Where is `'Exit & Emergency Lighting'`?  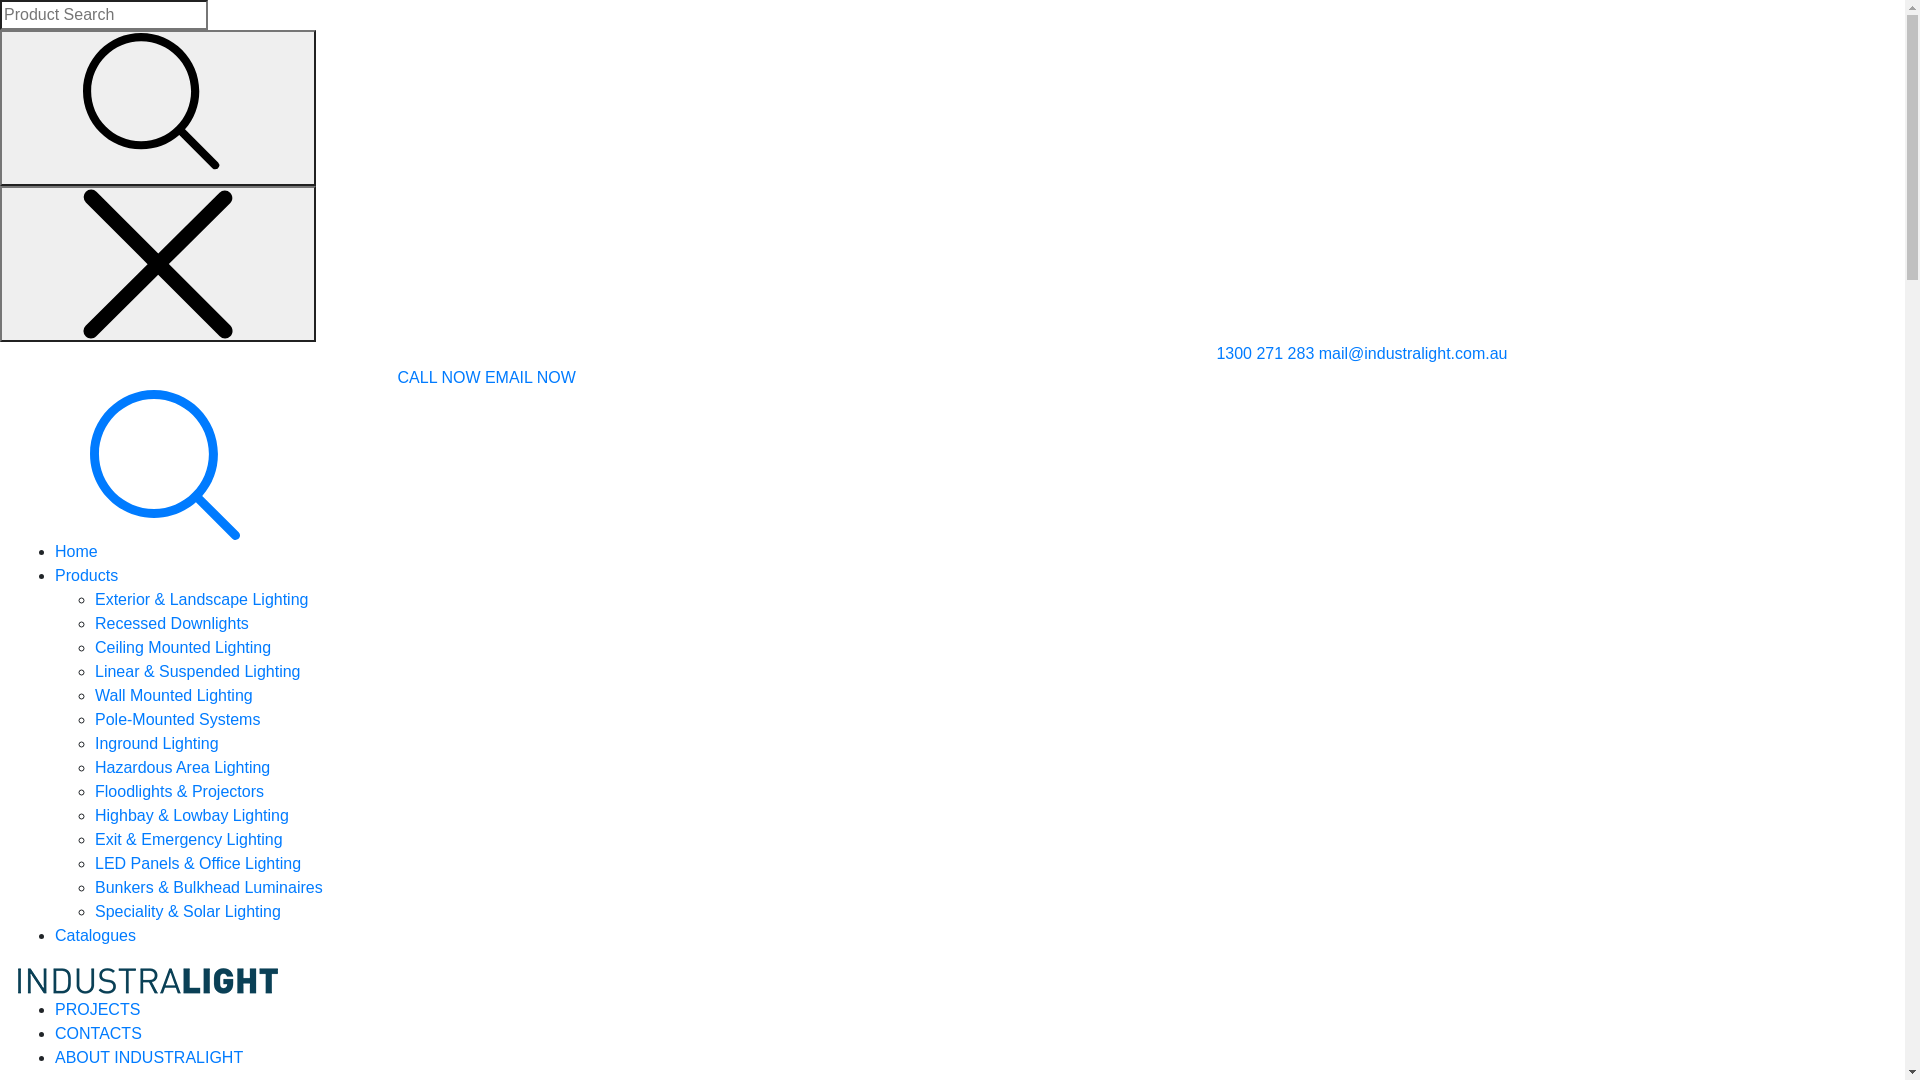 'Exit & Emergency Lighting' is located at coordinates (188, 839).